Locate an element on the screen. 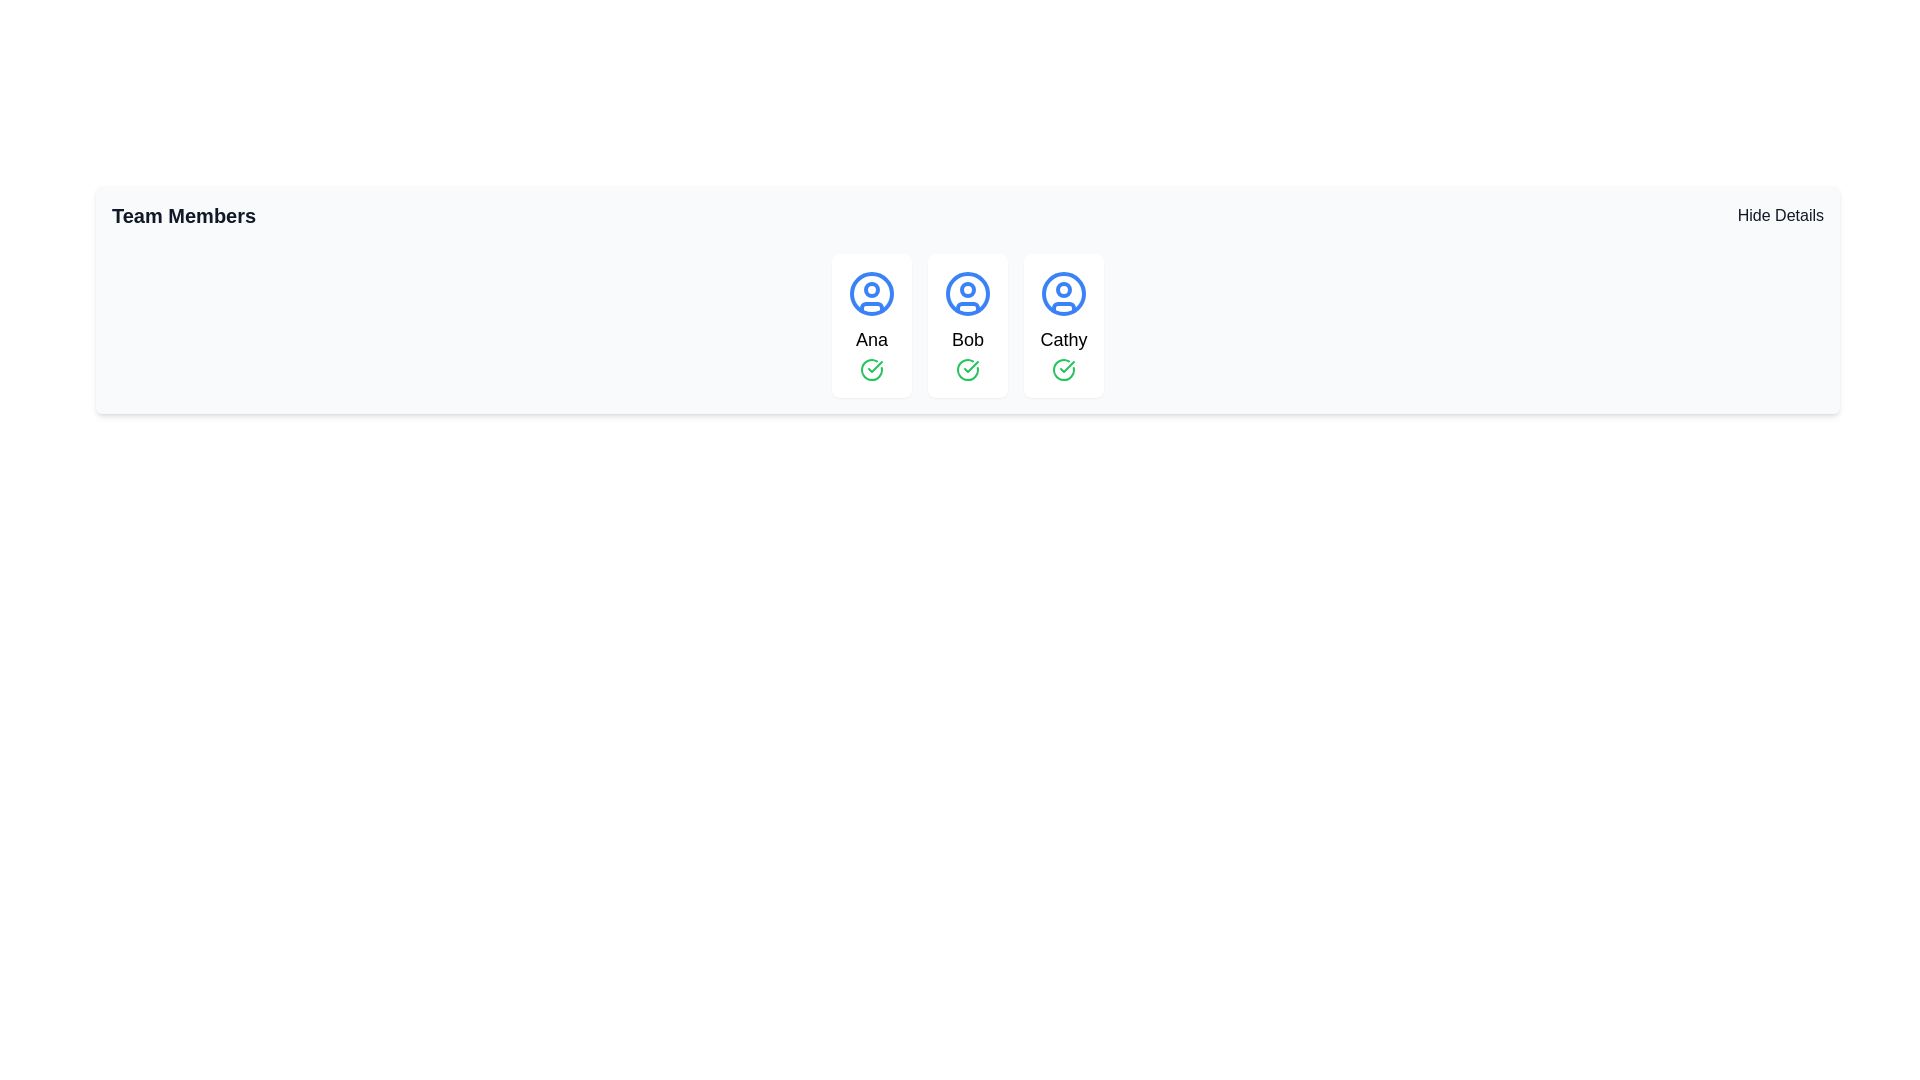  the circular user profile icon with a blue outline located in the card labeled 'Cathy' is located at coordinates (1063, 293).